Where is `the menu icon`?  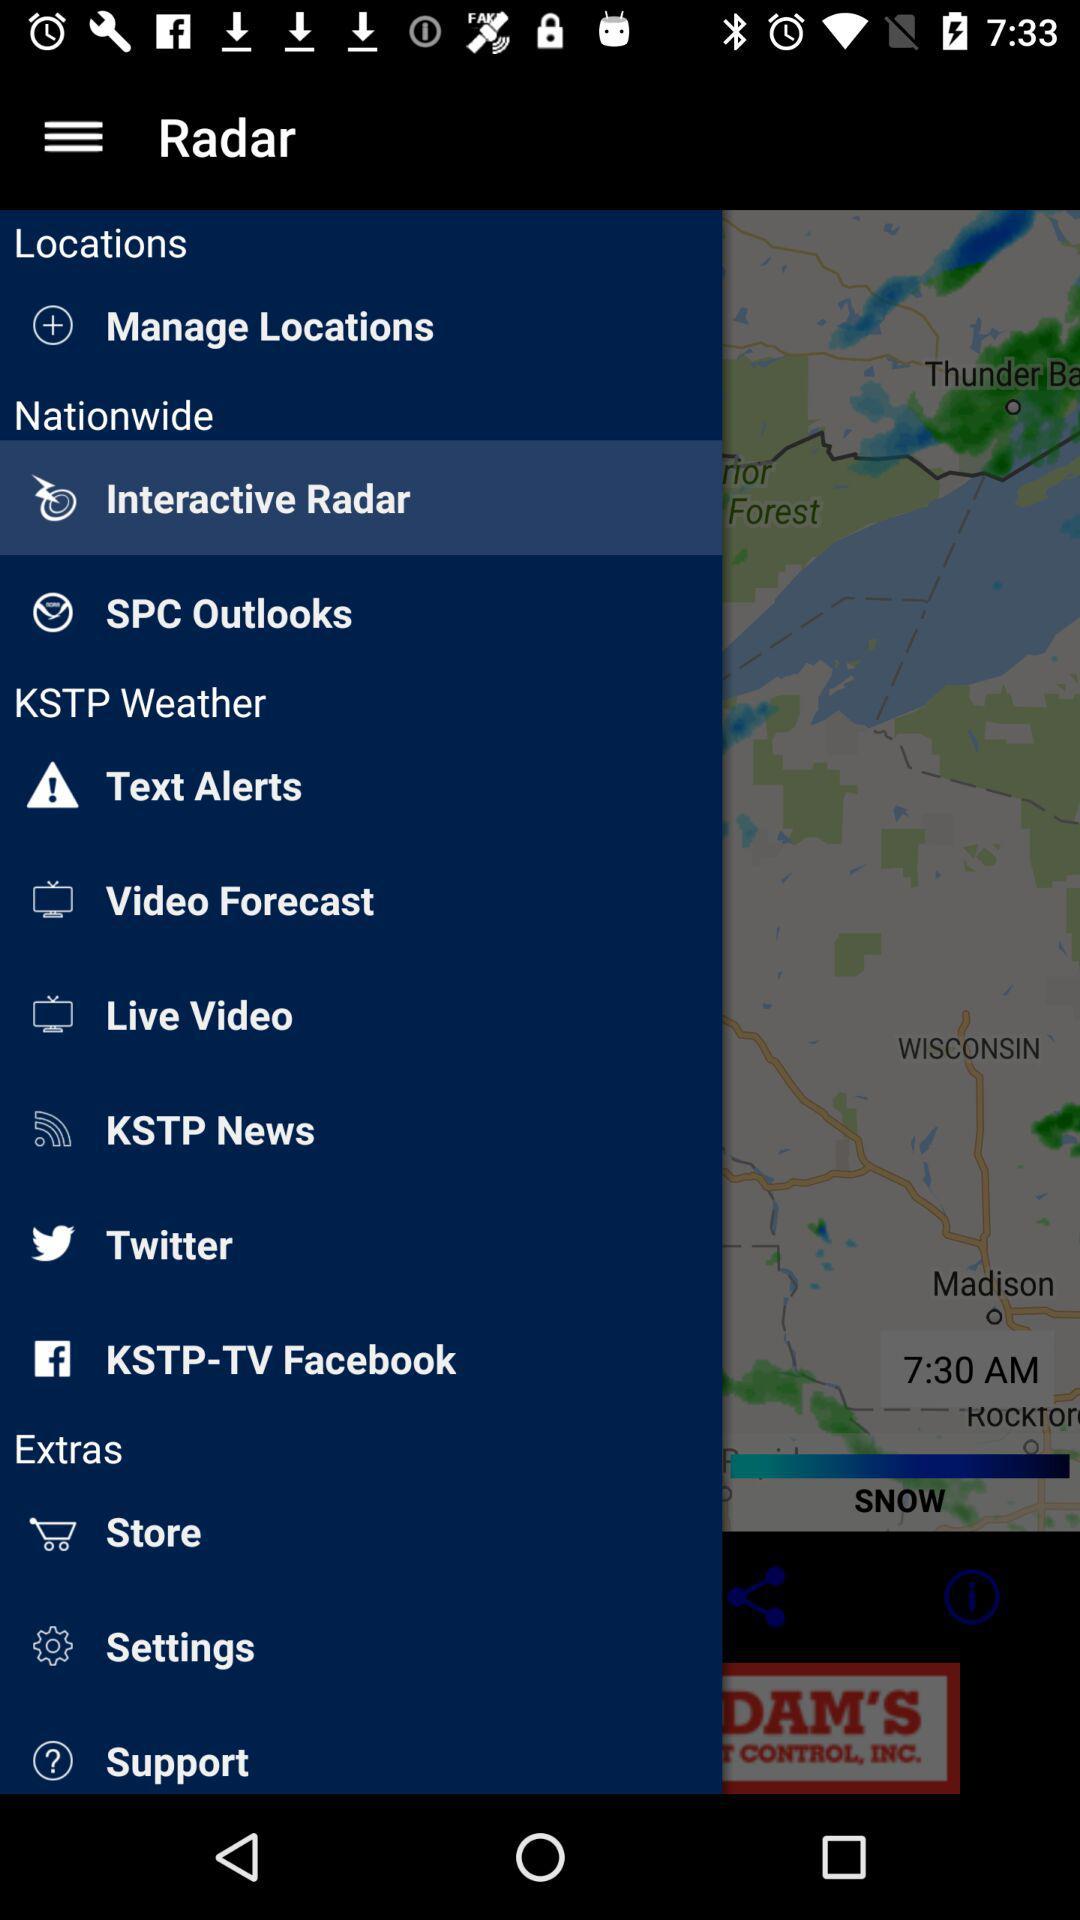 the menu icon is located at coordinates (72, 135).